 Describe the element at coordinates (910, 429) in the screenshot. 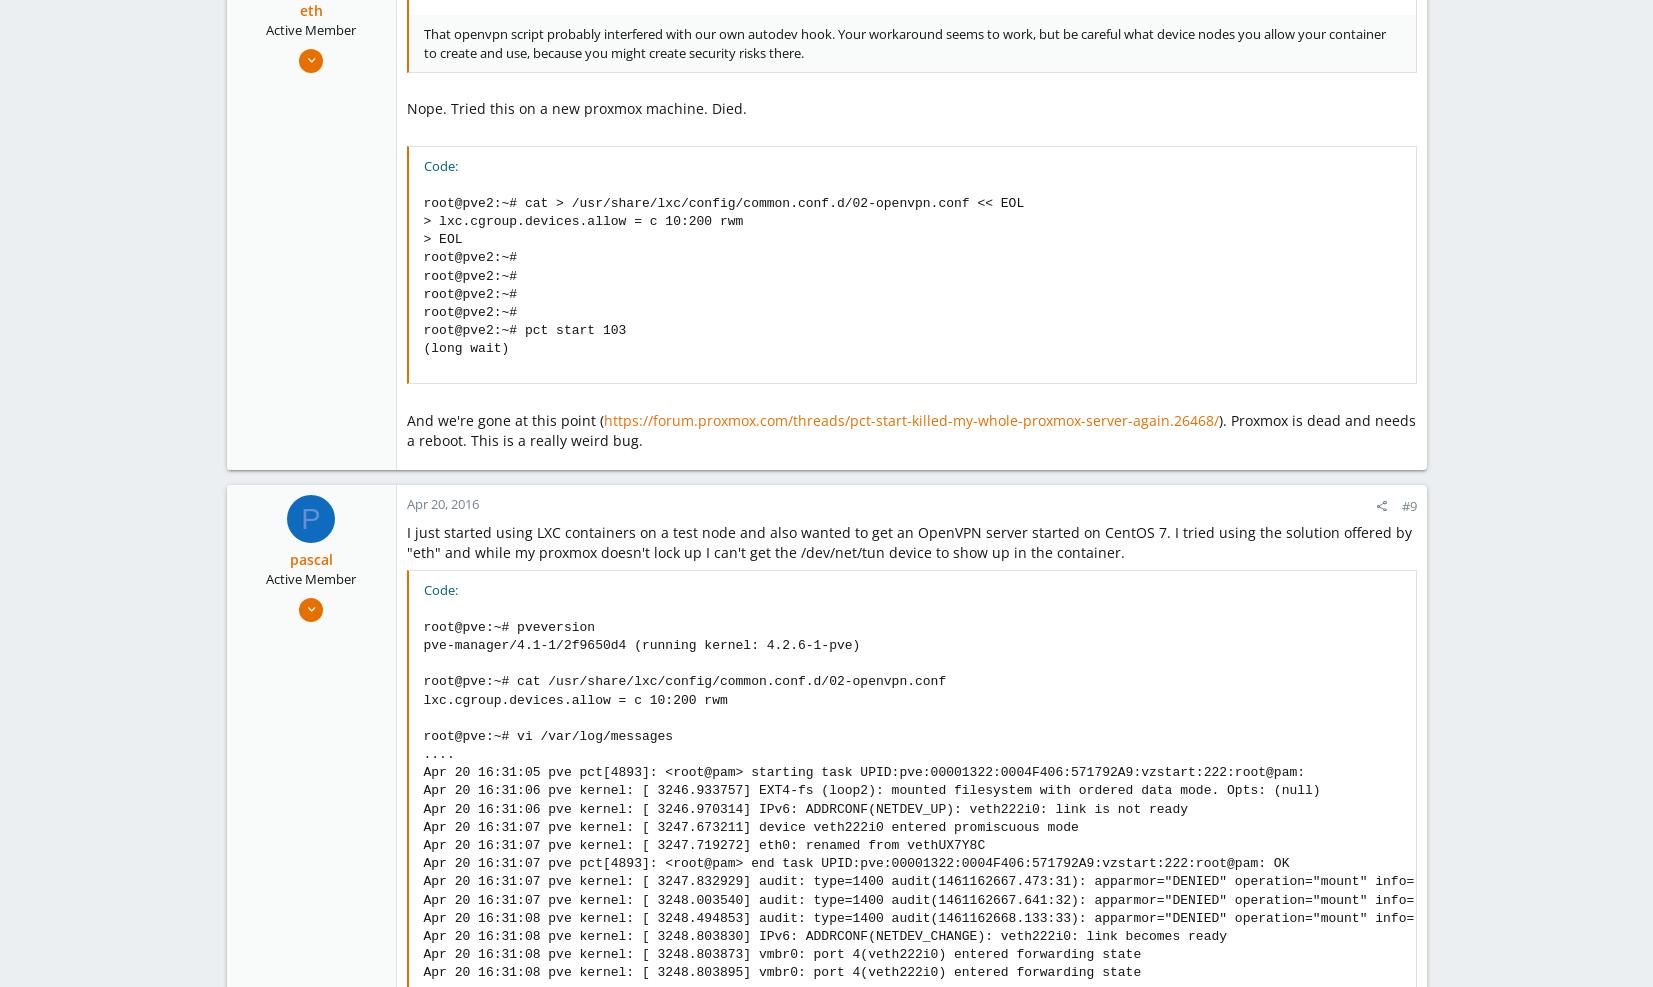

I see `'). Proxmox is dead and needs a reboot. This is a really weird bug.'` at that location.